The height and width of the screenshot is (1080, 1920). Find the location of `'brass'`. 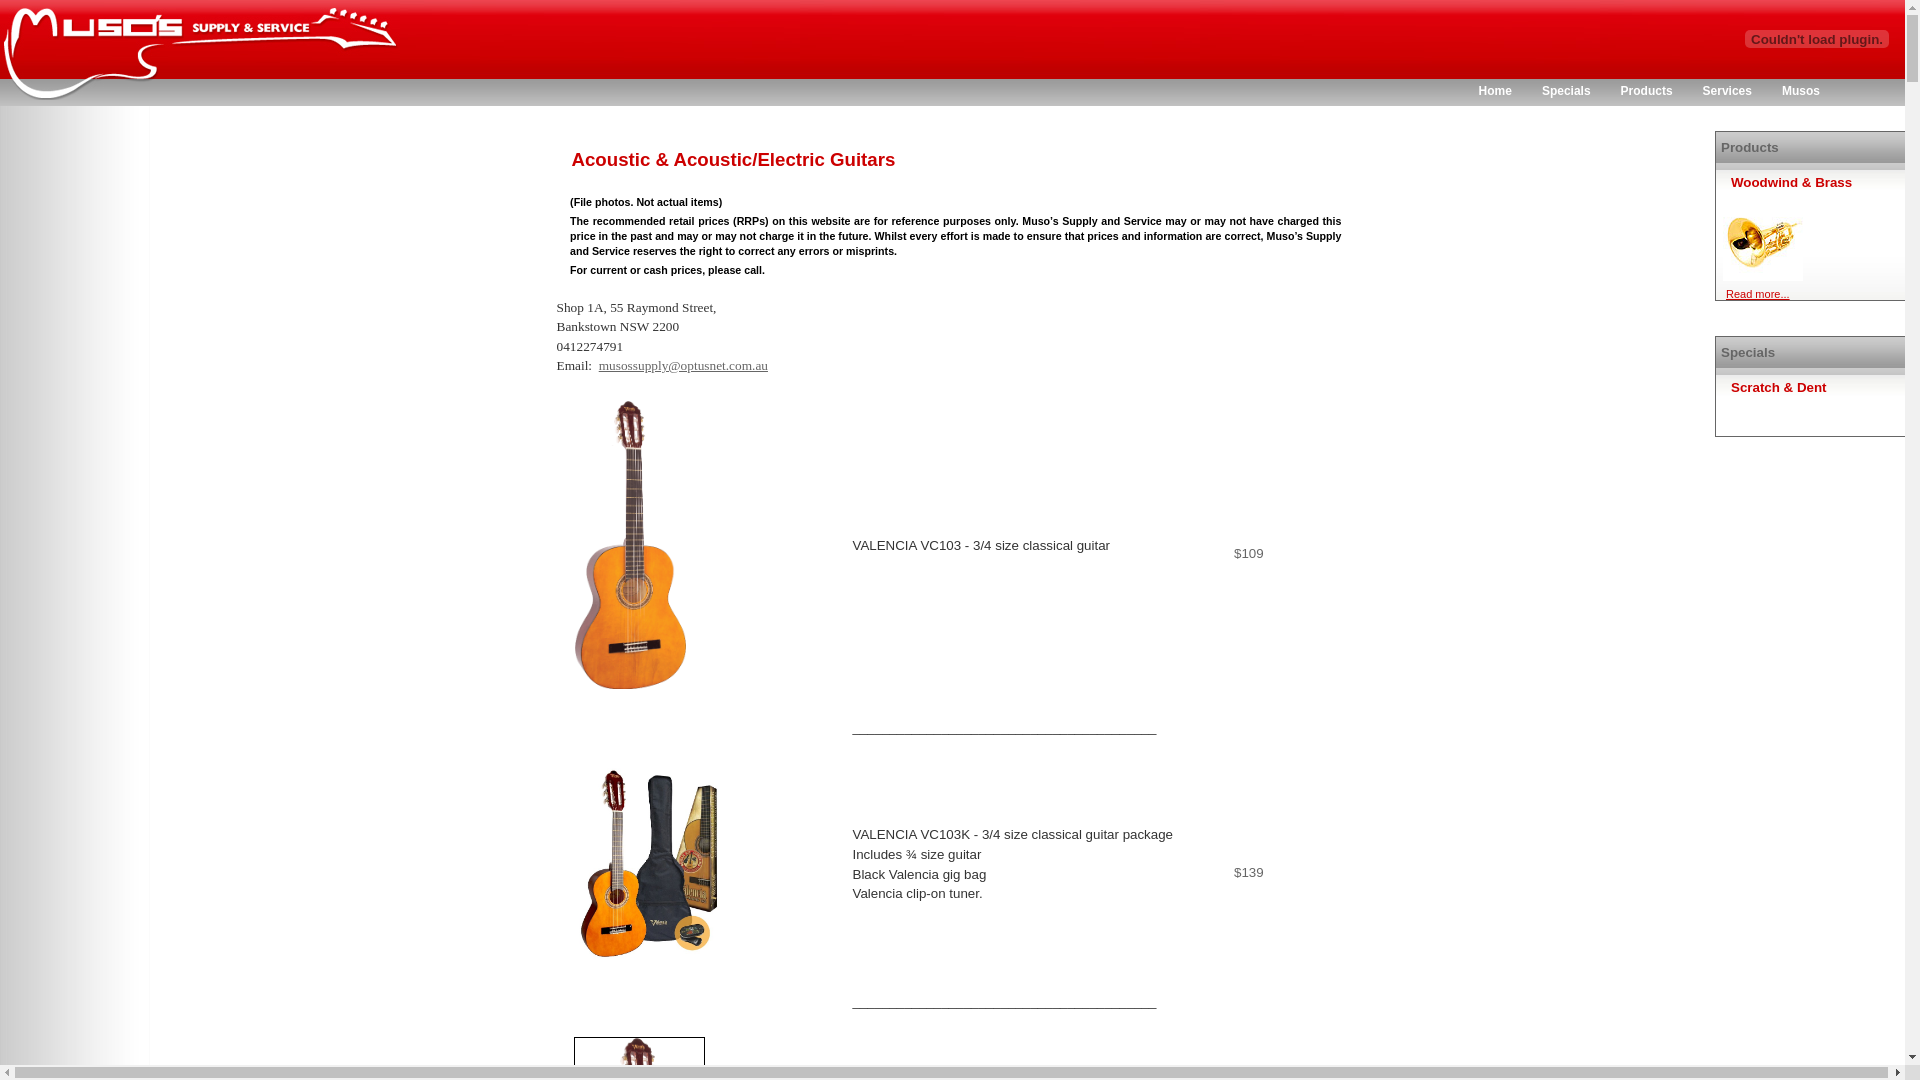

'brass' is located at coordinates (1762, 239).